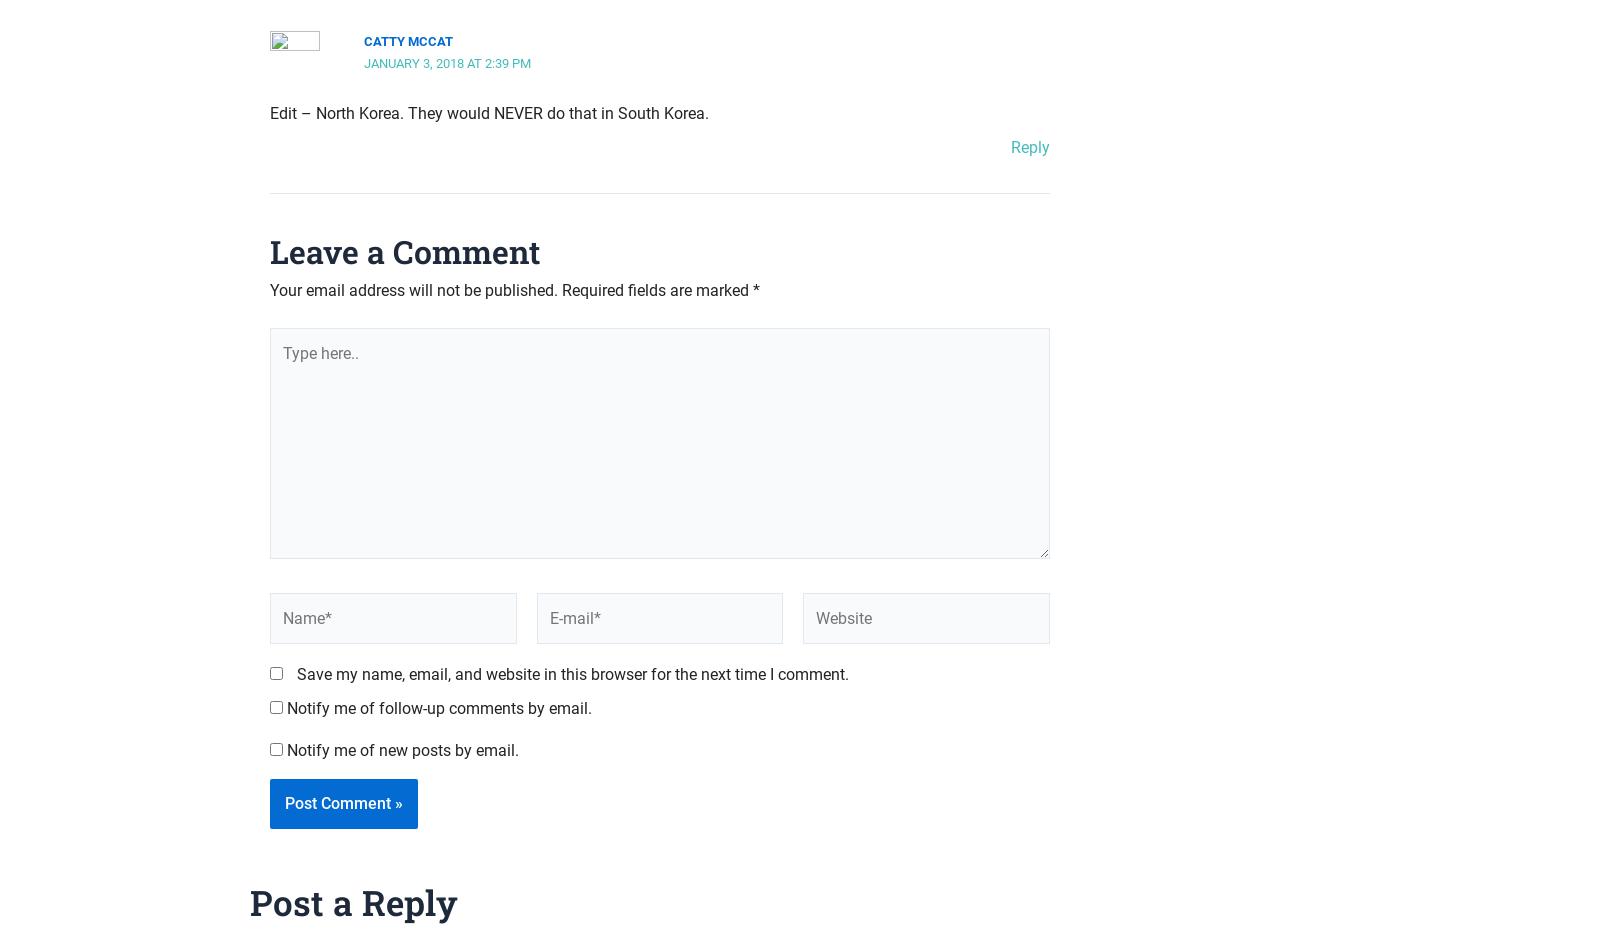  Describe the element at coordinates (403, 250) in the screenshot. I see `'Leave a Comment'` at that location.